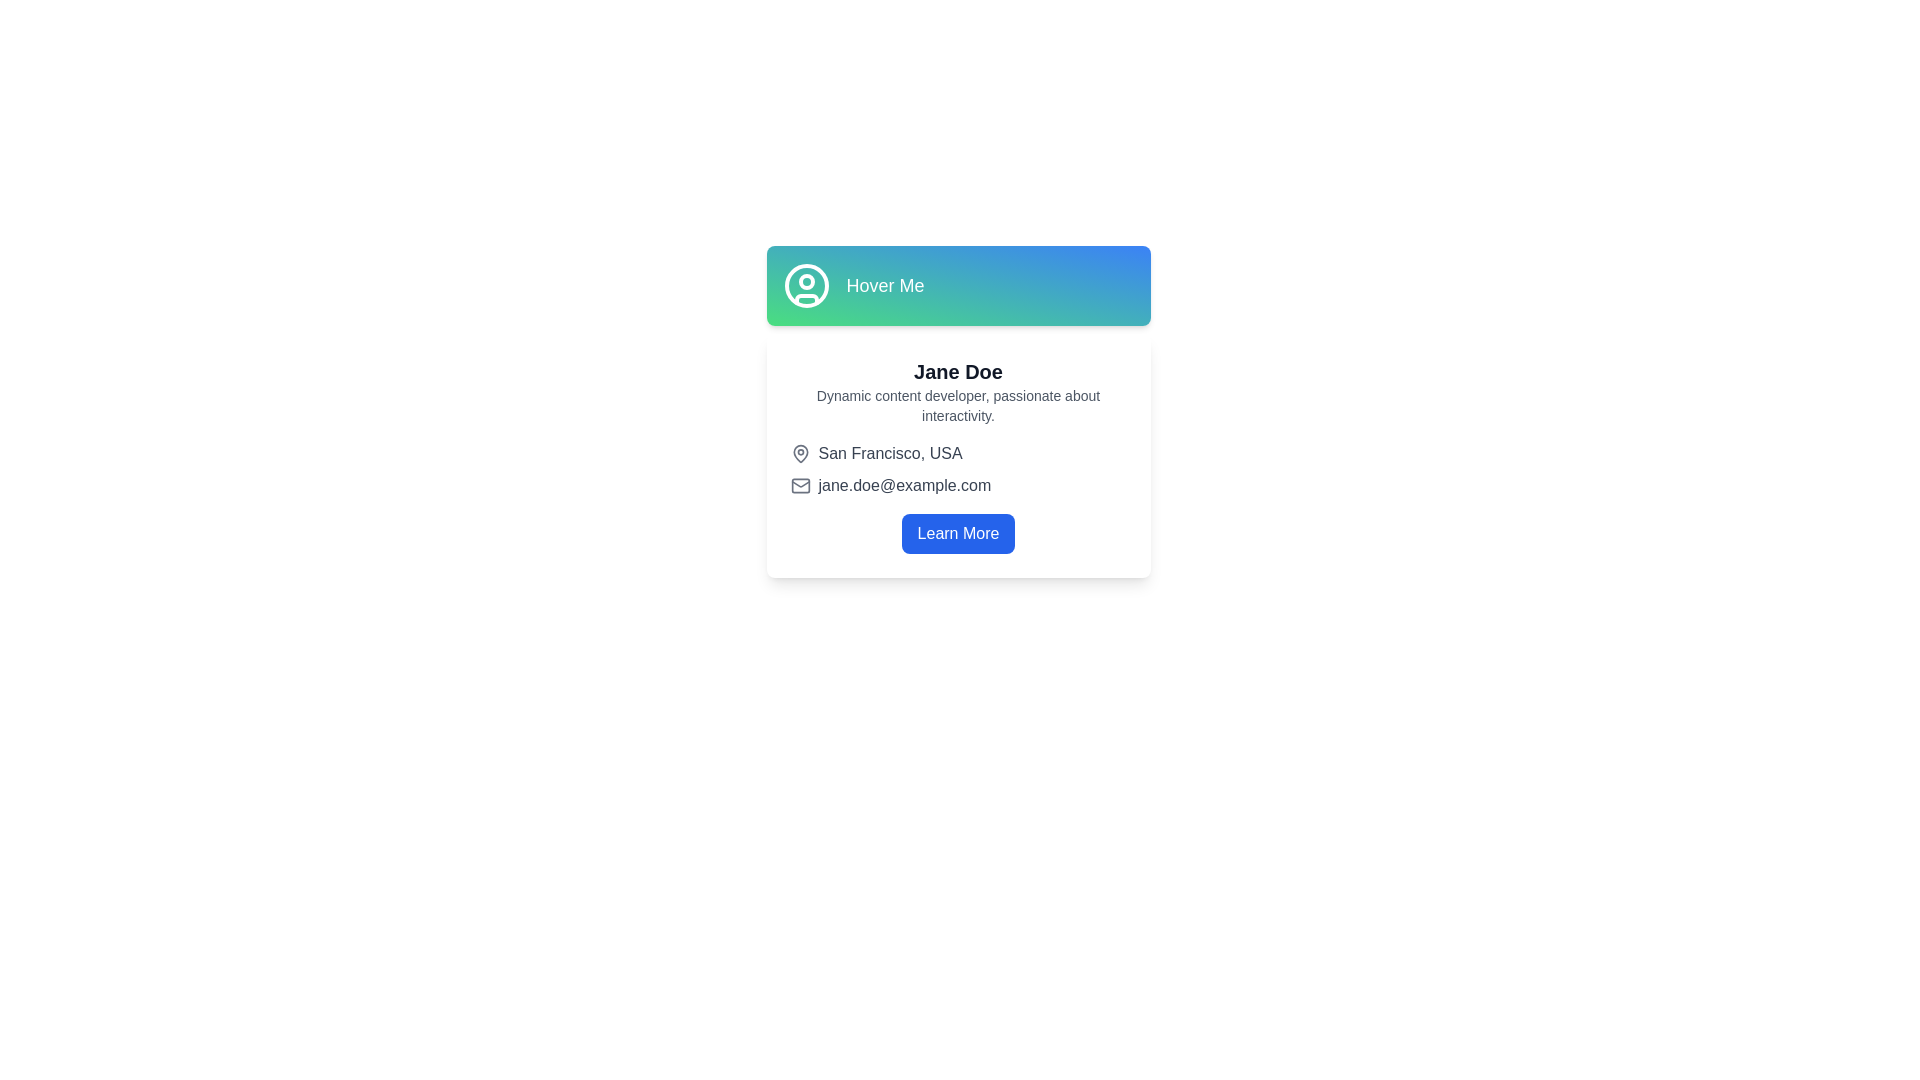 The height and width of the screenshot is (1080, 1920). I want to click on the outer circle of the user avatar icon located in the left section of the header bar labeled 'Hover Me', so click(806, 285).